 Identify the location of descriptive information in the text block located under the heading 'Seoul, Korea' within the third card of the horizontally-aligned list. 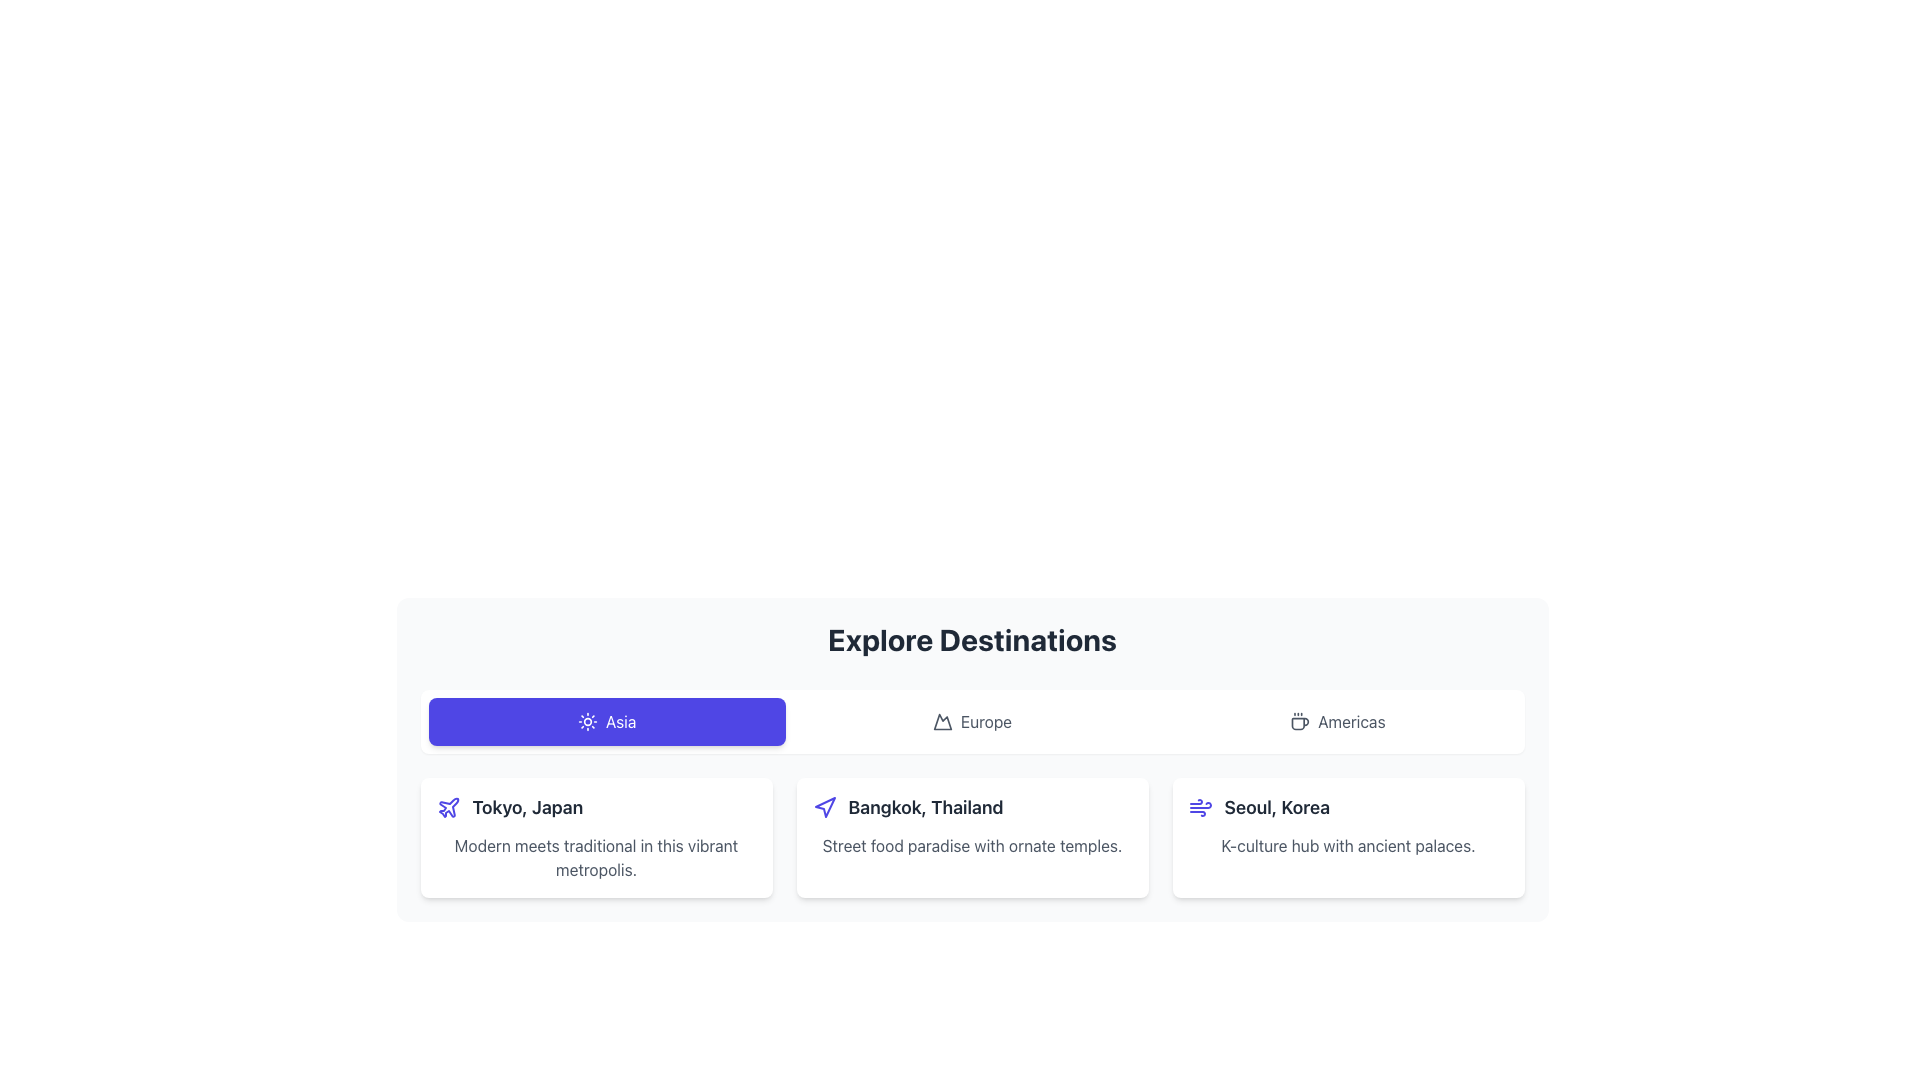
(1348, 845).